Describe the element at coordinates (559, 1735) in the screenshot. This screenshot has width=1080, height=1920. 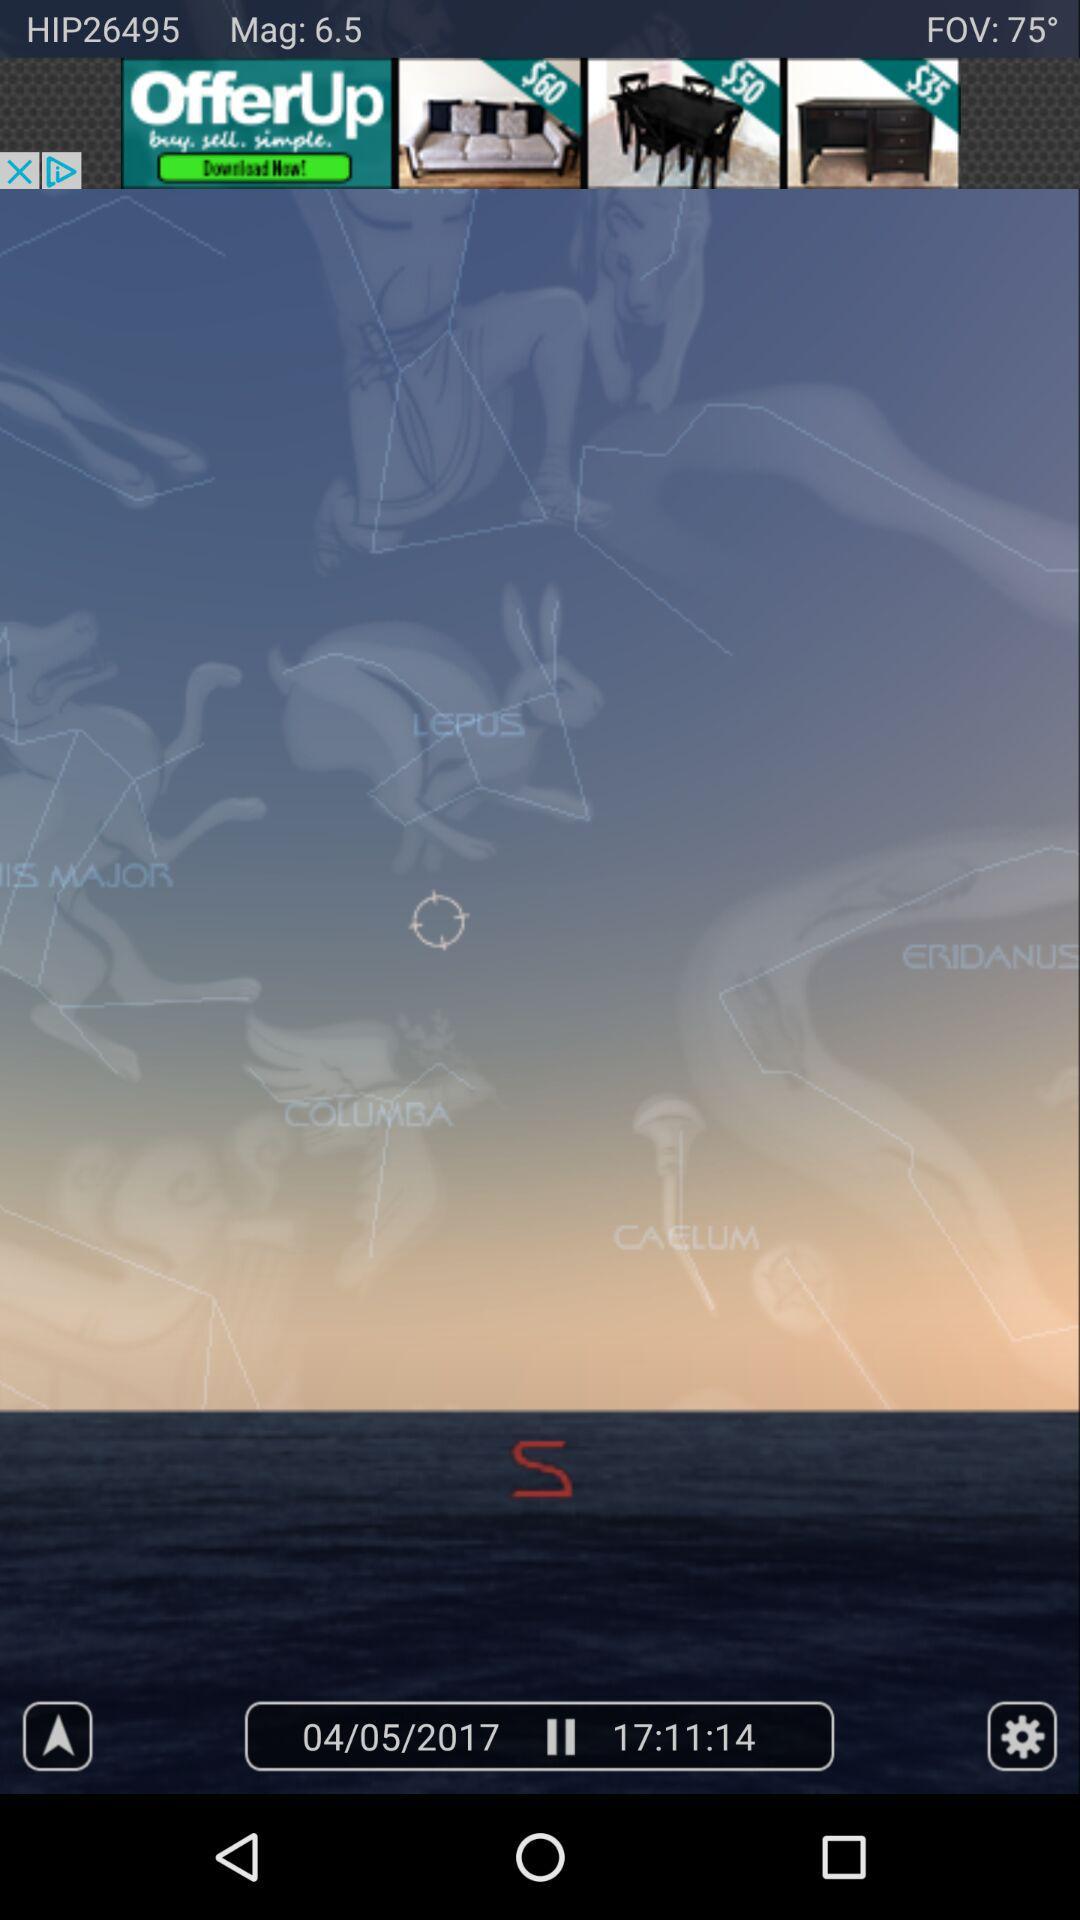
I see `paly an` at that location.